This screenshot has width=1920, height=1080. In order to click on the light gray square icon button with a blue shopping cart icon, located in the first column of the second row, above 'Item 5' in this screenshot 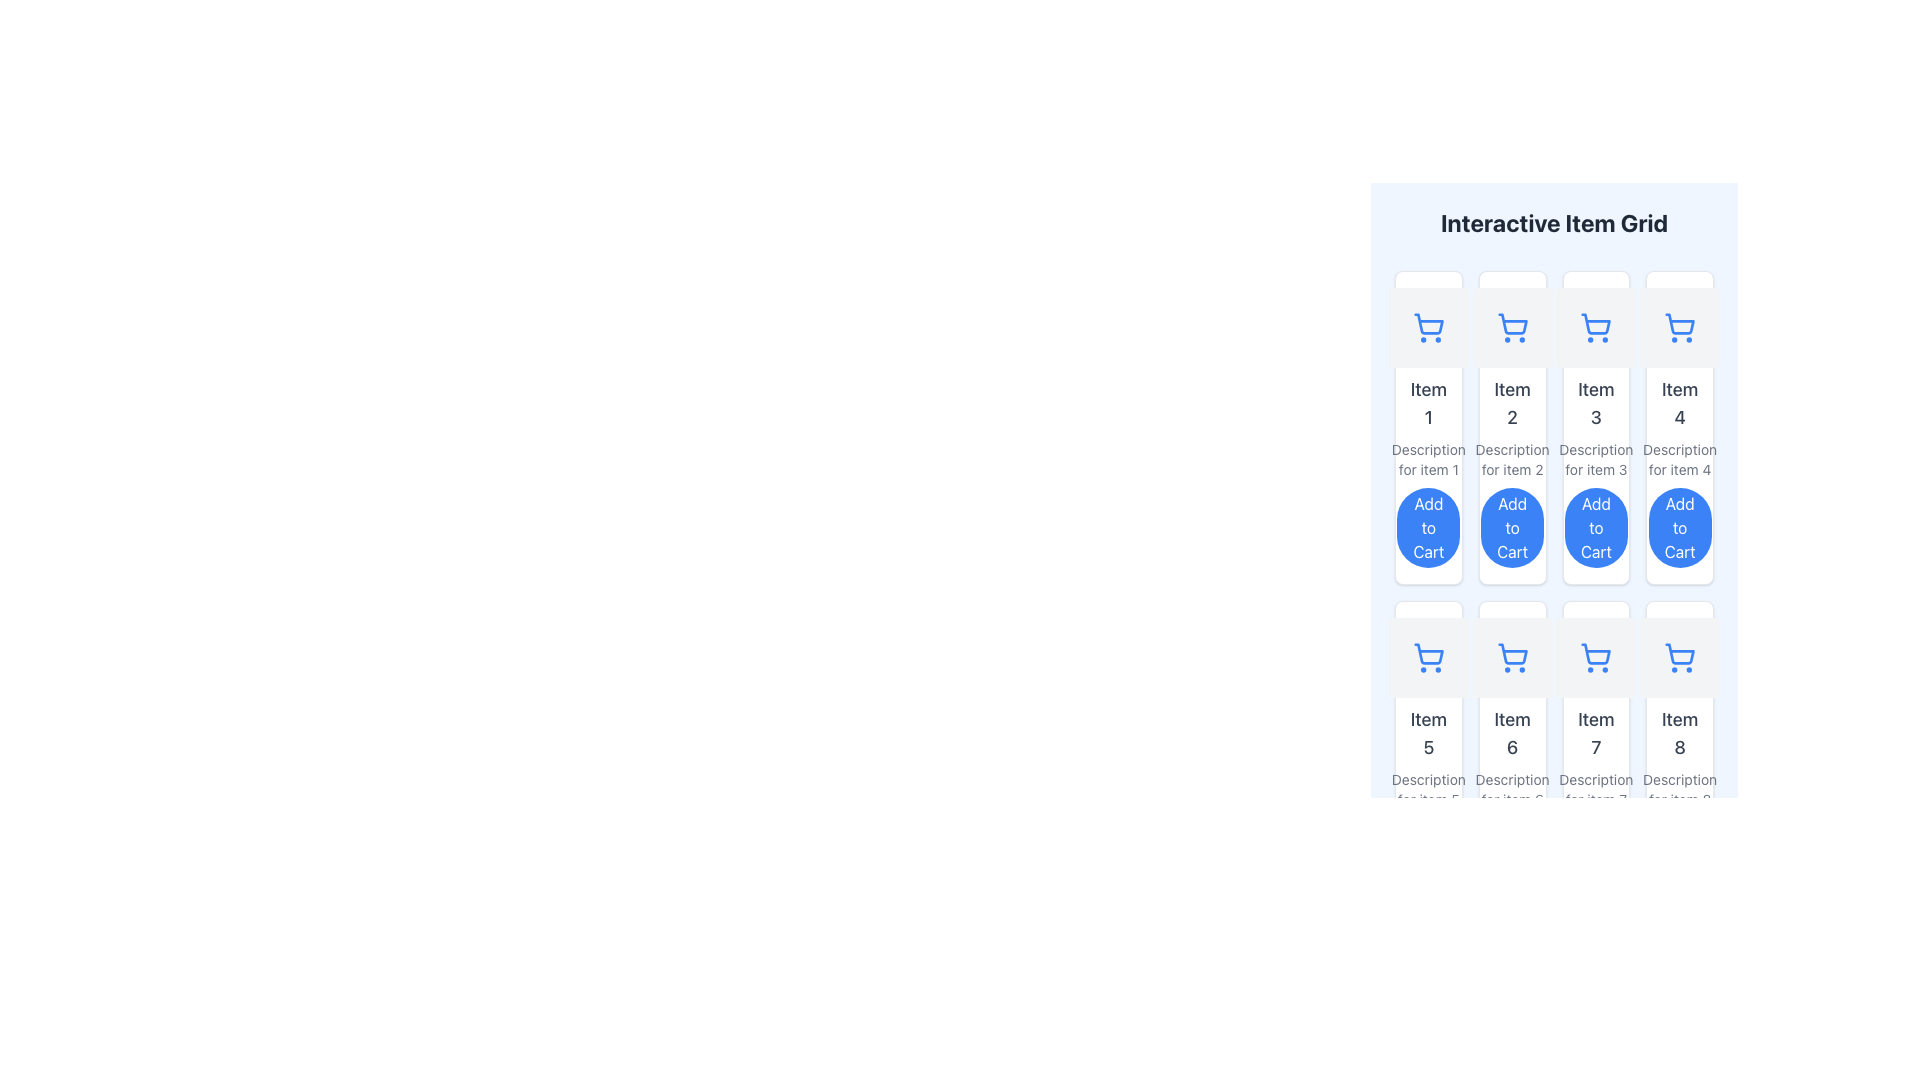, I will do `click(1427, 658)`.